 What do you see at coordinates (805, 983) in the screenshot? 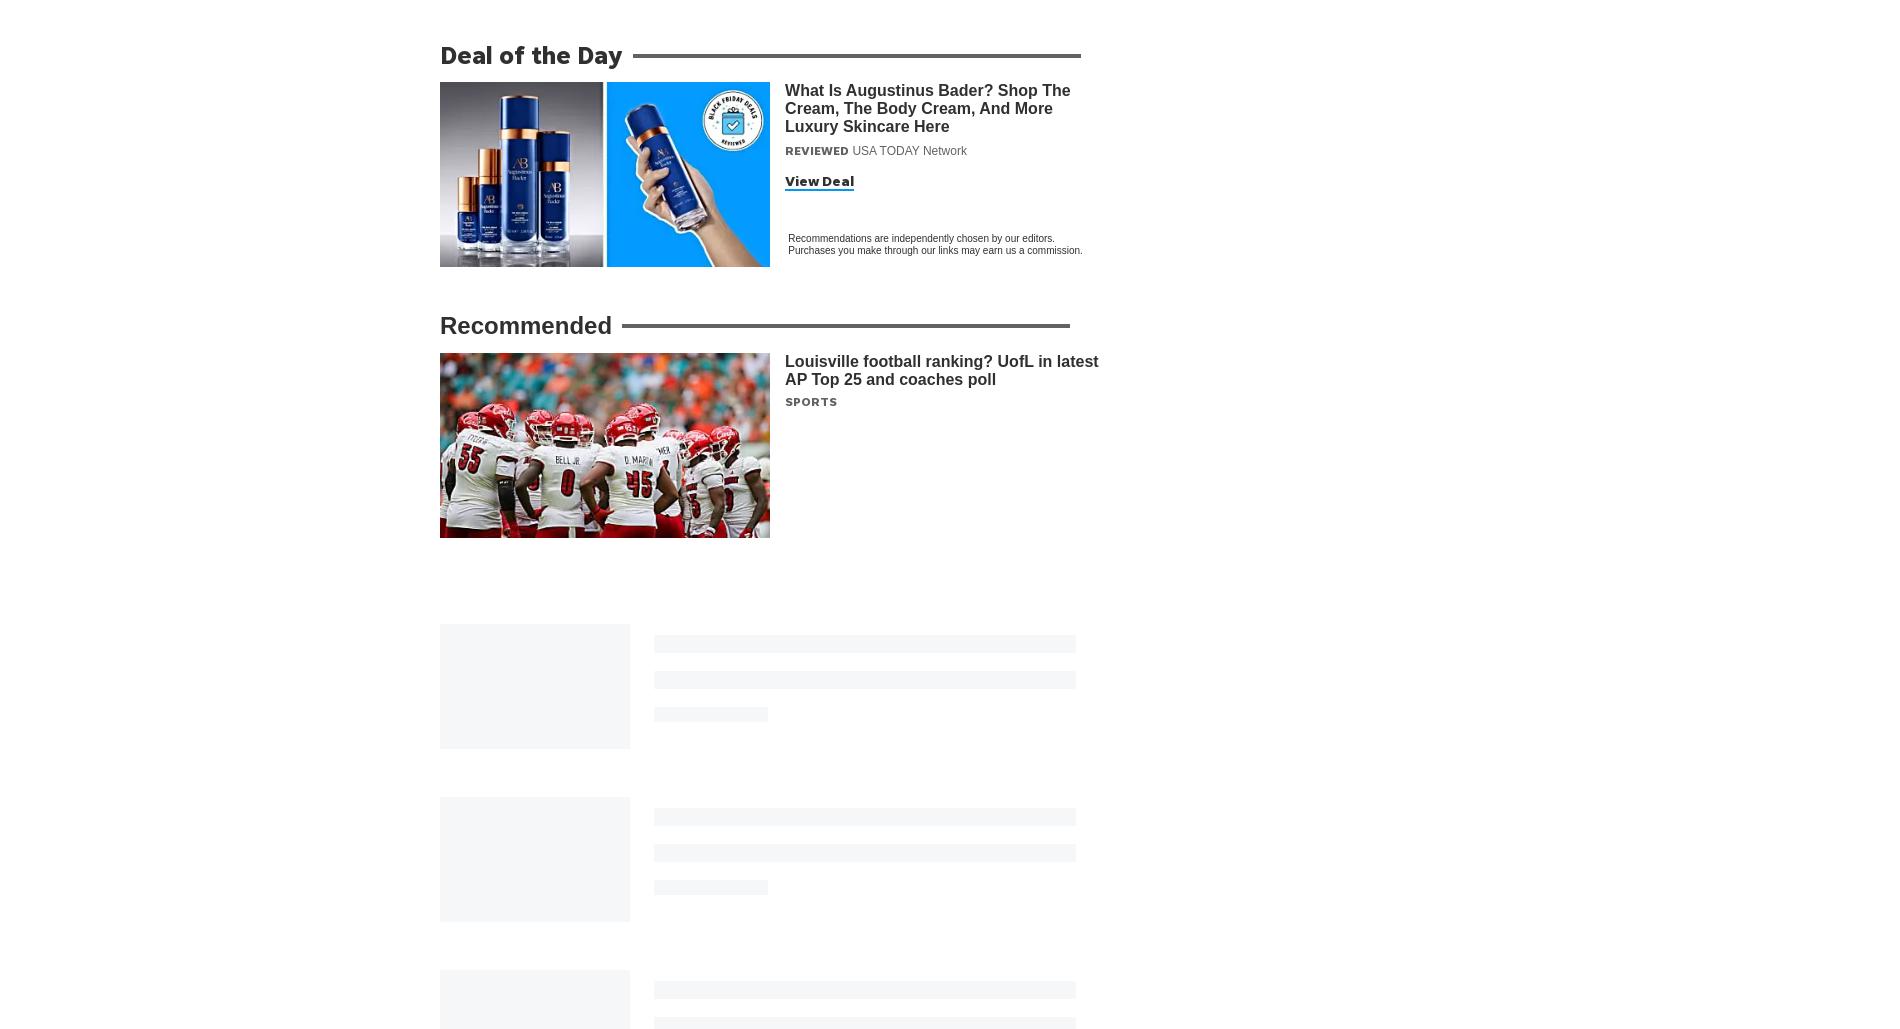
I see `'Advertise Your Business'` at bounding box center [805, 983].